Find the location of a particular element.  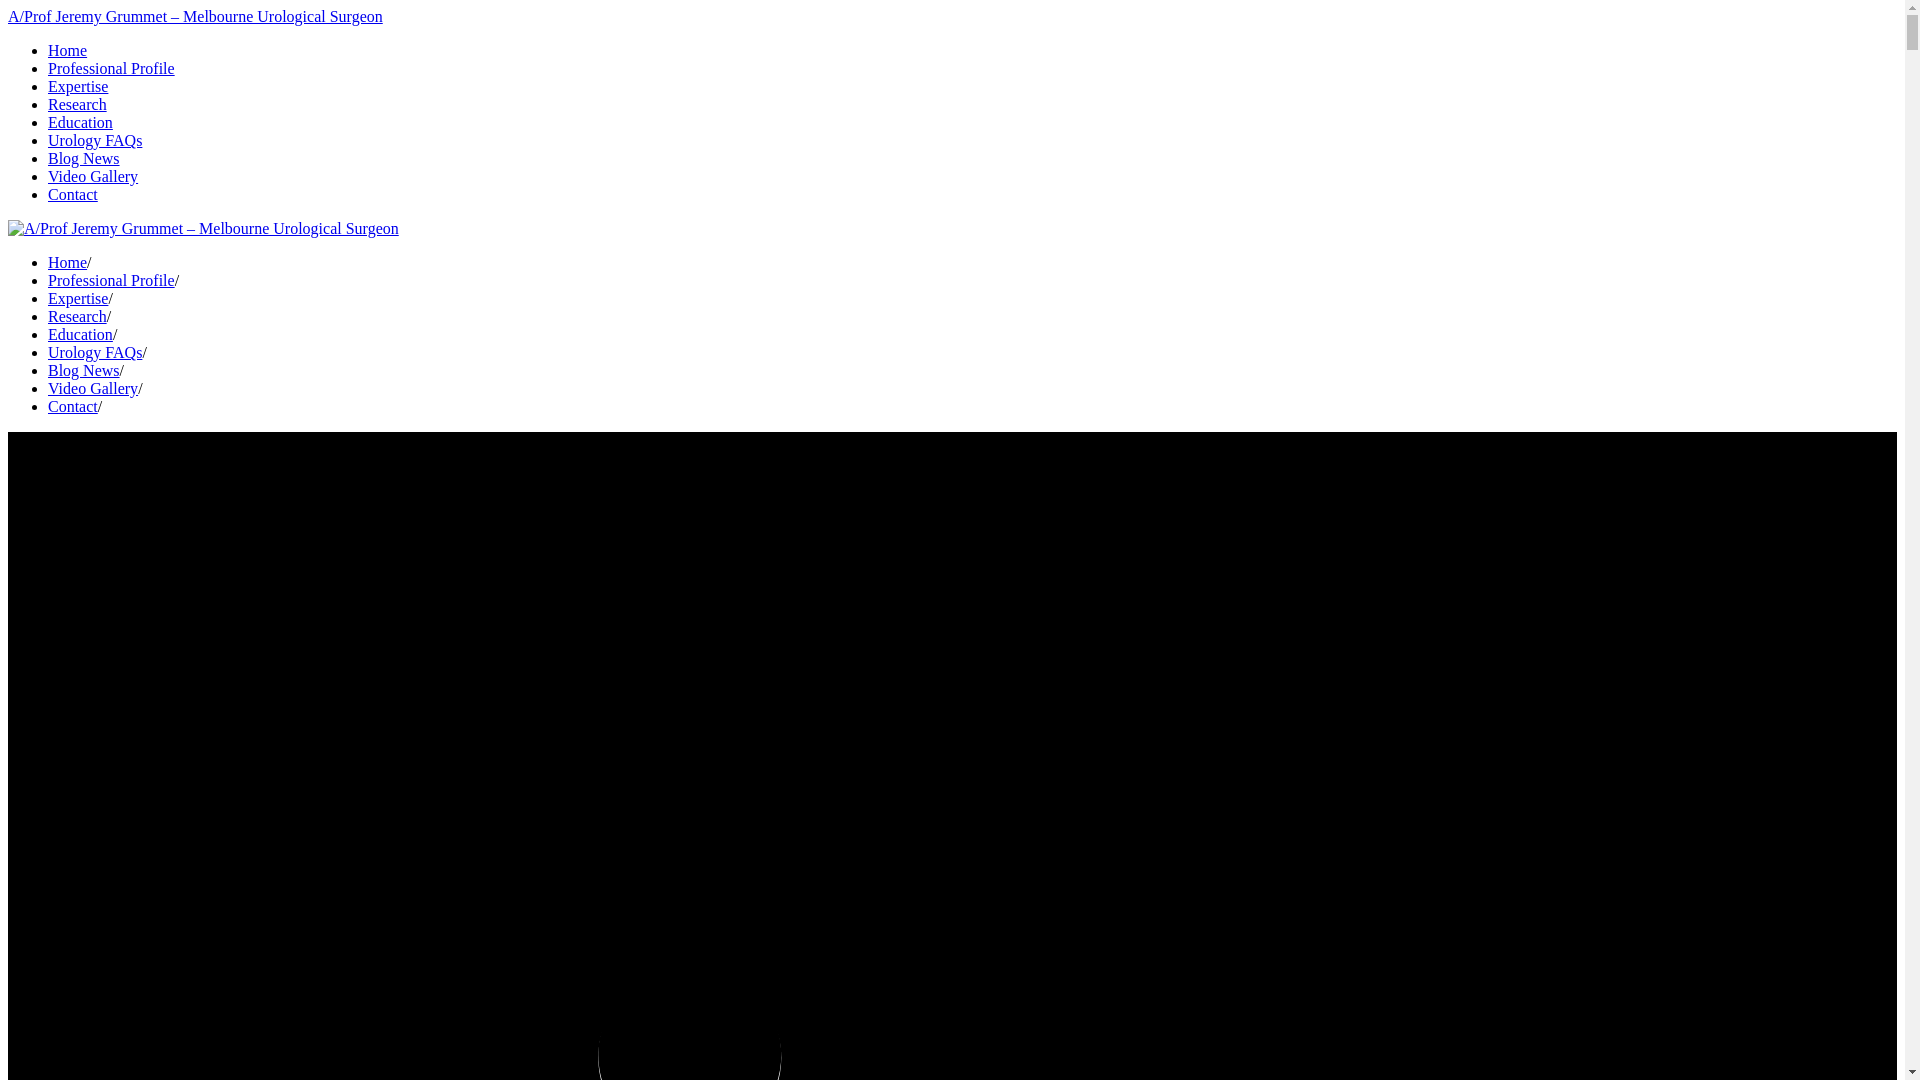

'Blog News' is located at coordinates (82, 370).